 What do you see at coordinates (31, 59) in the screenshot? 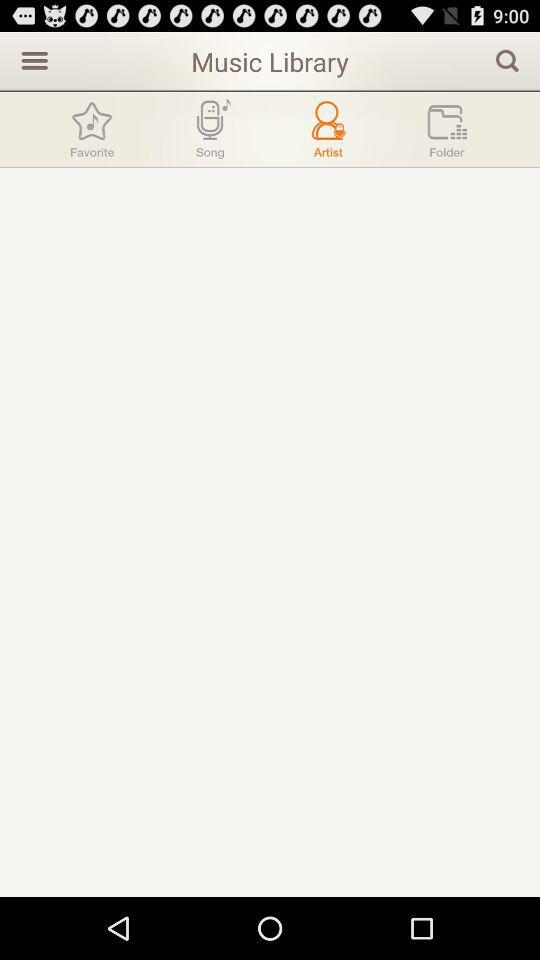
I see `icon next to music library icon` at bounding box center [31, 59].